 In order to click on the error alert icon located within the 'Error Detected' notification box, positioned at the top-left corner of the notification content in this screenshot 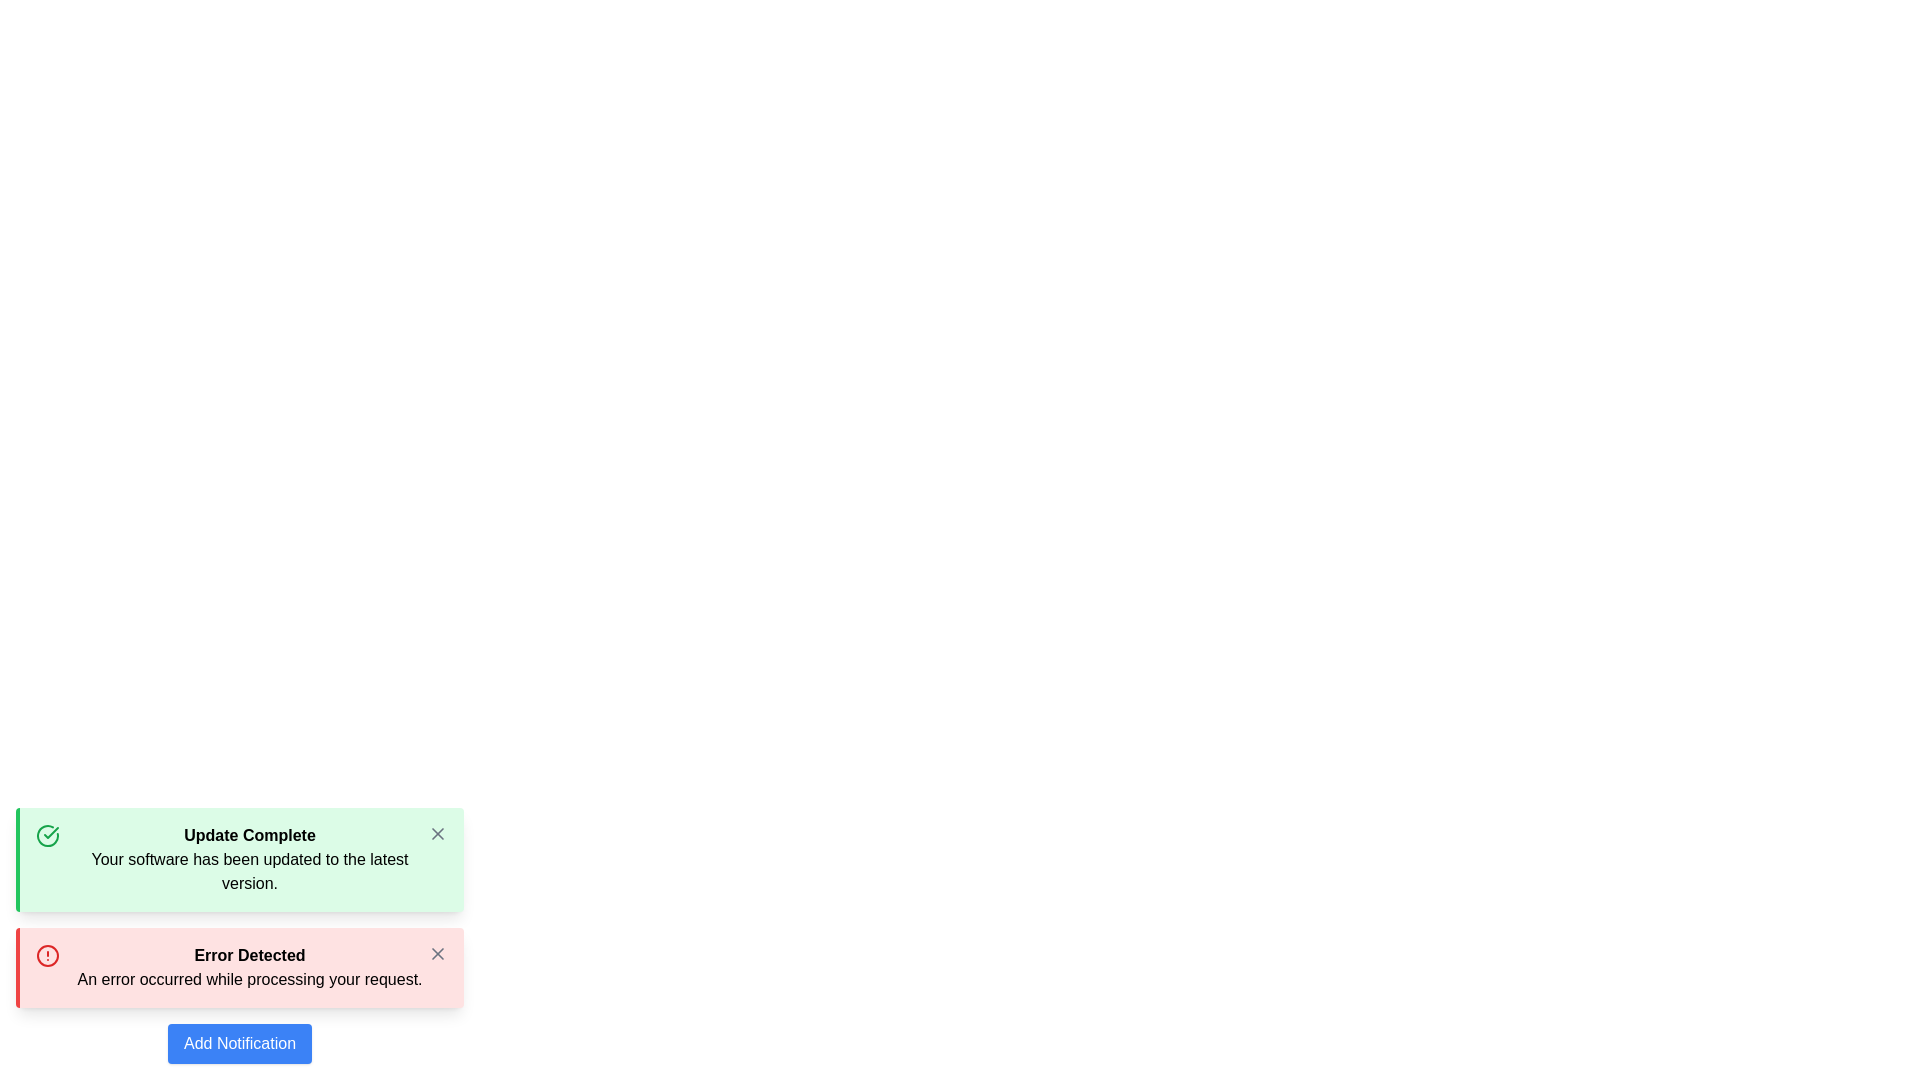, I will do `click(48, 955)`.